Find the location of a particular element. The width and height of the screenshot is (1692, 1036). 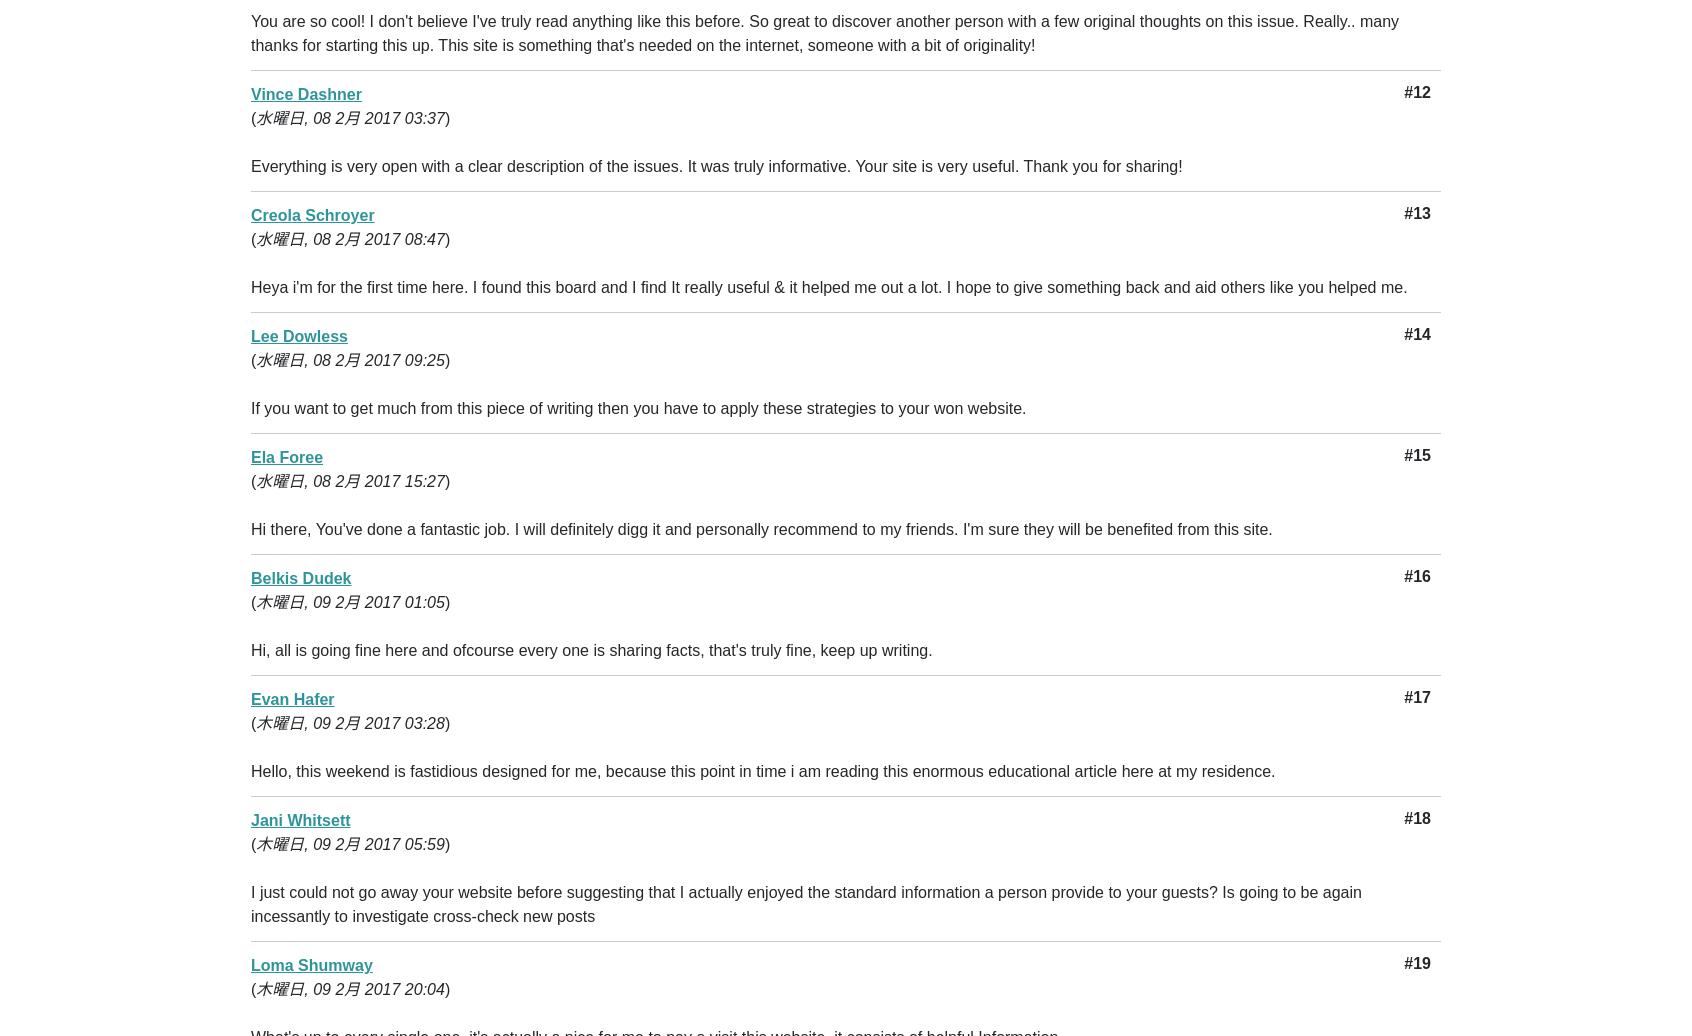

'木曜日, 09 2月 2017 05:59' is located at coordinates (349, 844).